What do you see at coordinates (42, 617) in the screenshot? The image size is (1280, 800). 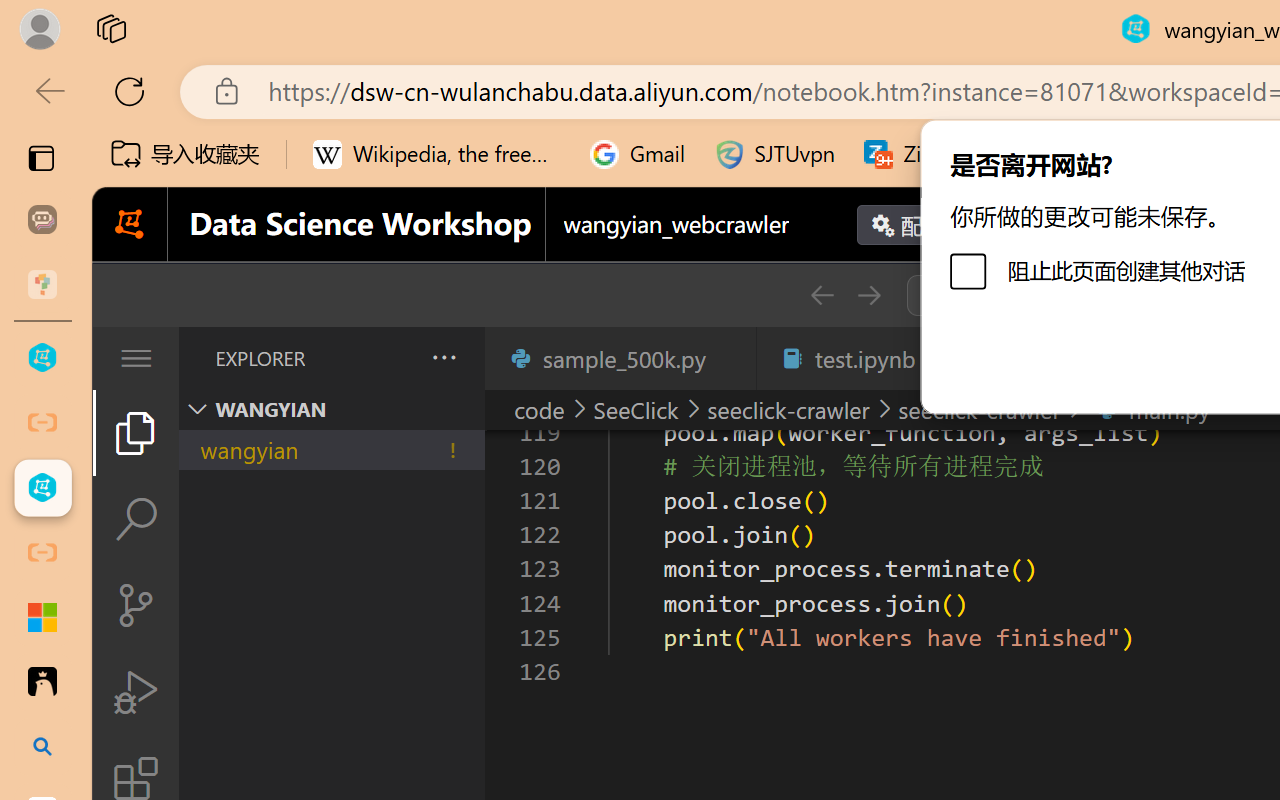 I see `'Adjust indents and spacing - Microsoft Support'` at bounding box center [42, 617].